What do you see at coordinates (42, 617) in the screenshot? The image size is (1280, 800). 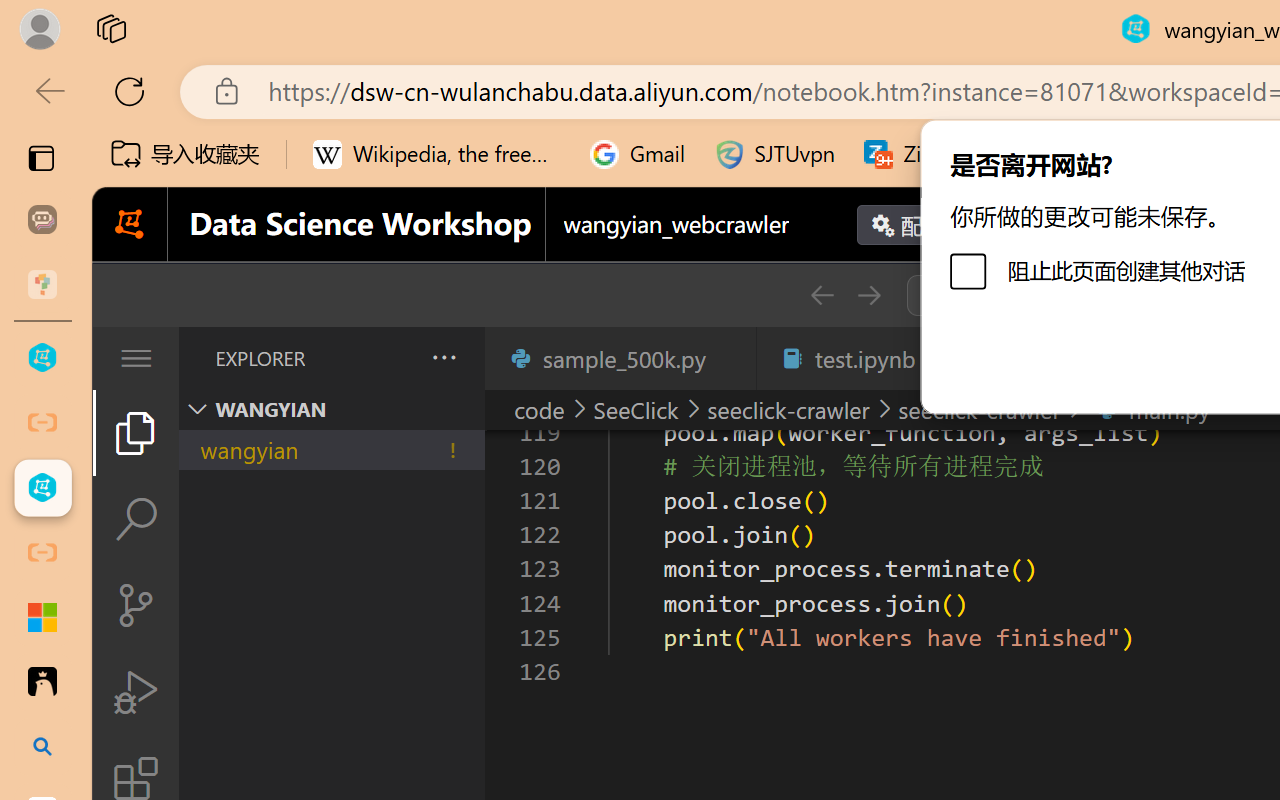 I see `'Adjust indents and spacing - Microsoft Support'` at bounding box center [42, 617].